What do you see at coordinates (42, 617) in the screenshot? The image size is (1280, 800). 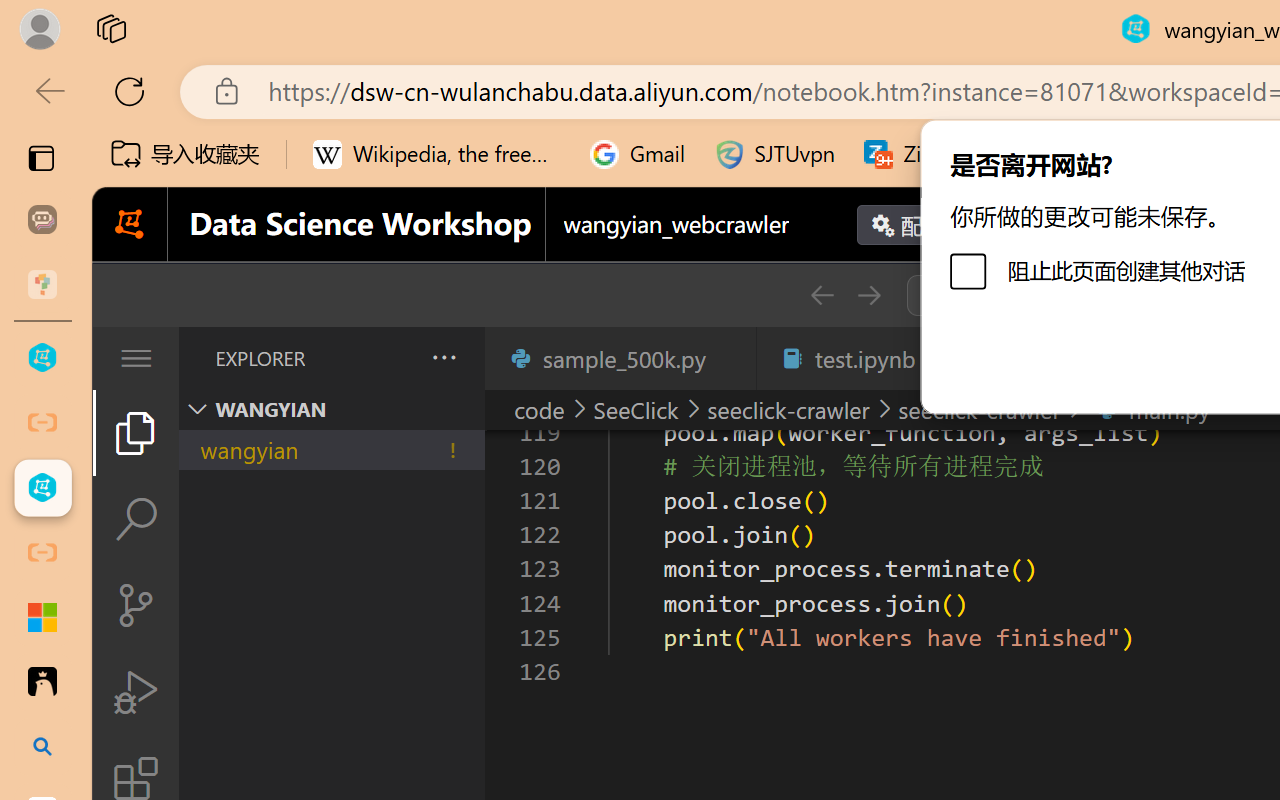 I see `'Adjust indents and spacing - Microsoft Support'` at bounding box center [42, 617].